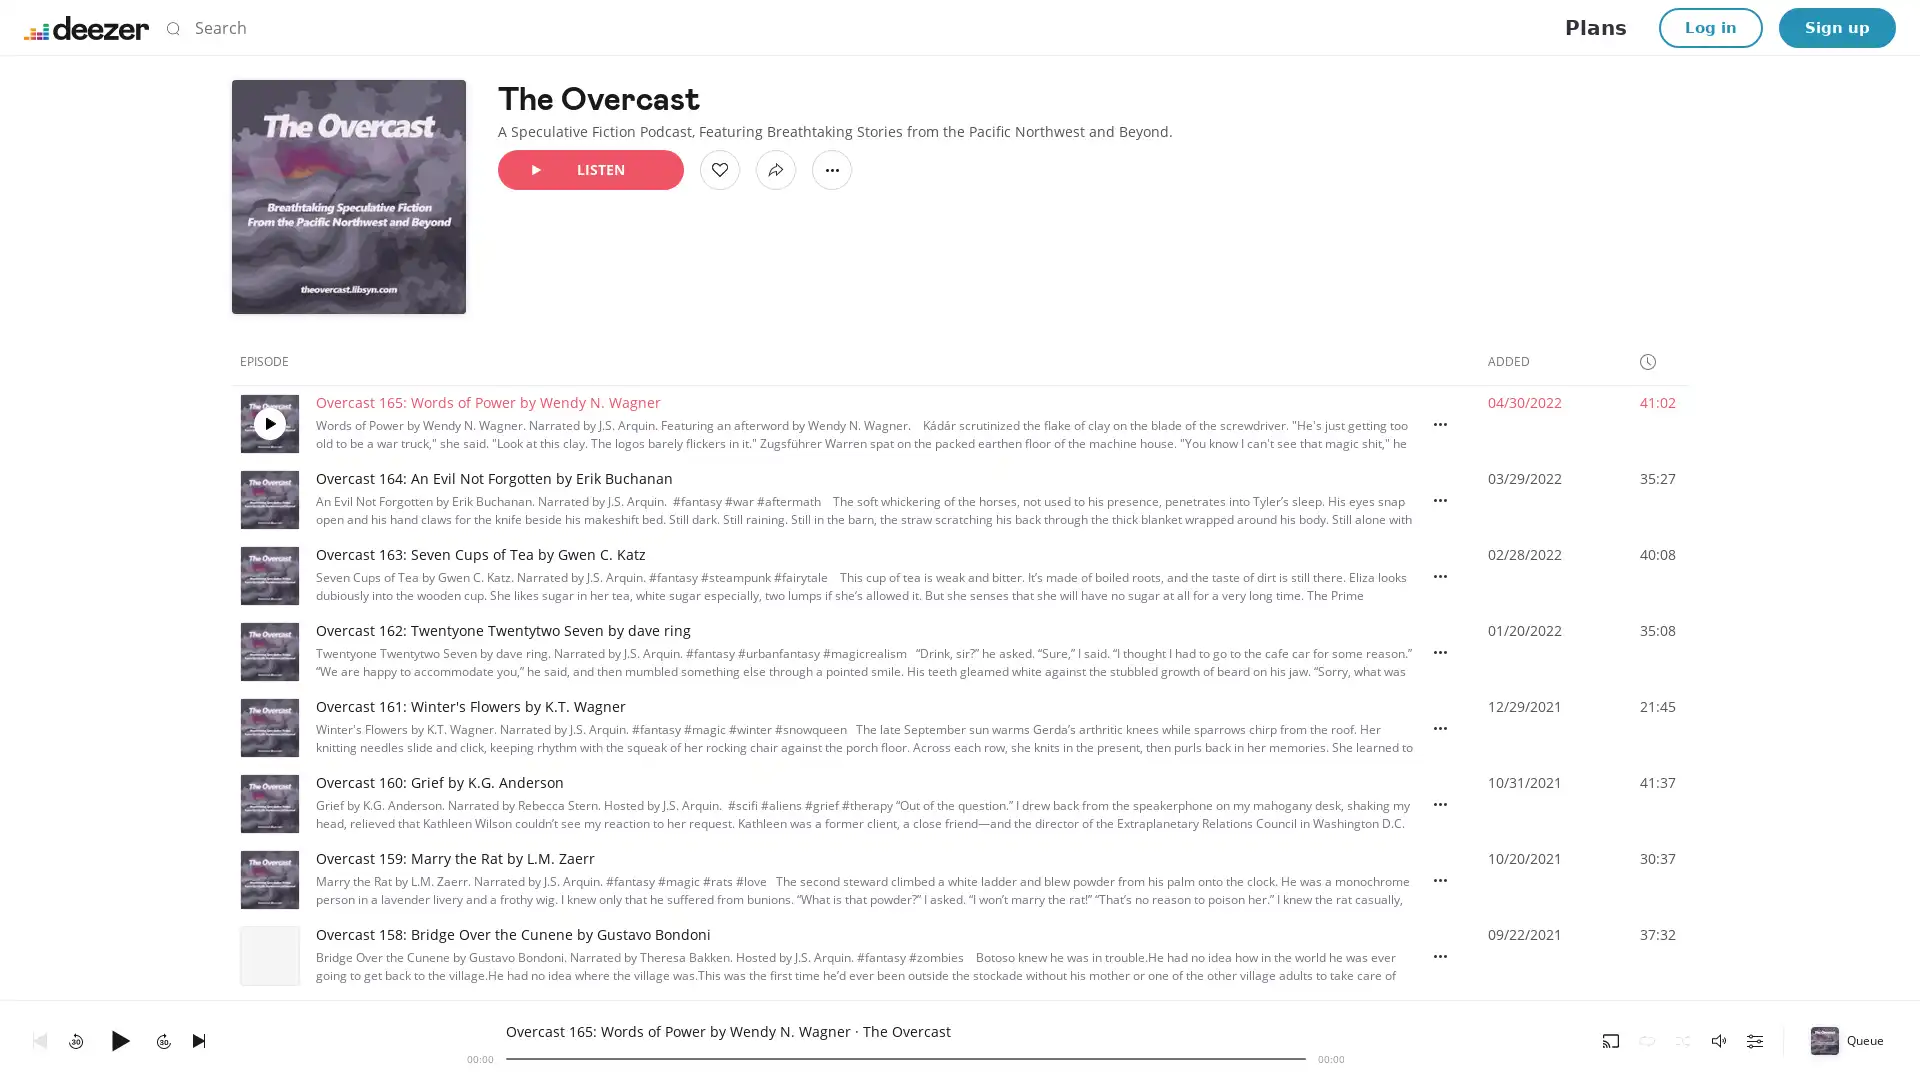 Image resolution: width=1920 pixels, height=1080 pixels. I want to click on Play Overcast 165: Words of Power by Wendy N. Wagner by The Overcast, so click(268, 423).